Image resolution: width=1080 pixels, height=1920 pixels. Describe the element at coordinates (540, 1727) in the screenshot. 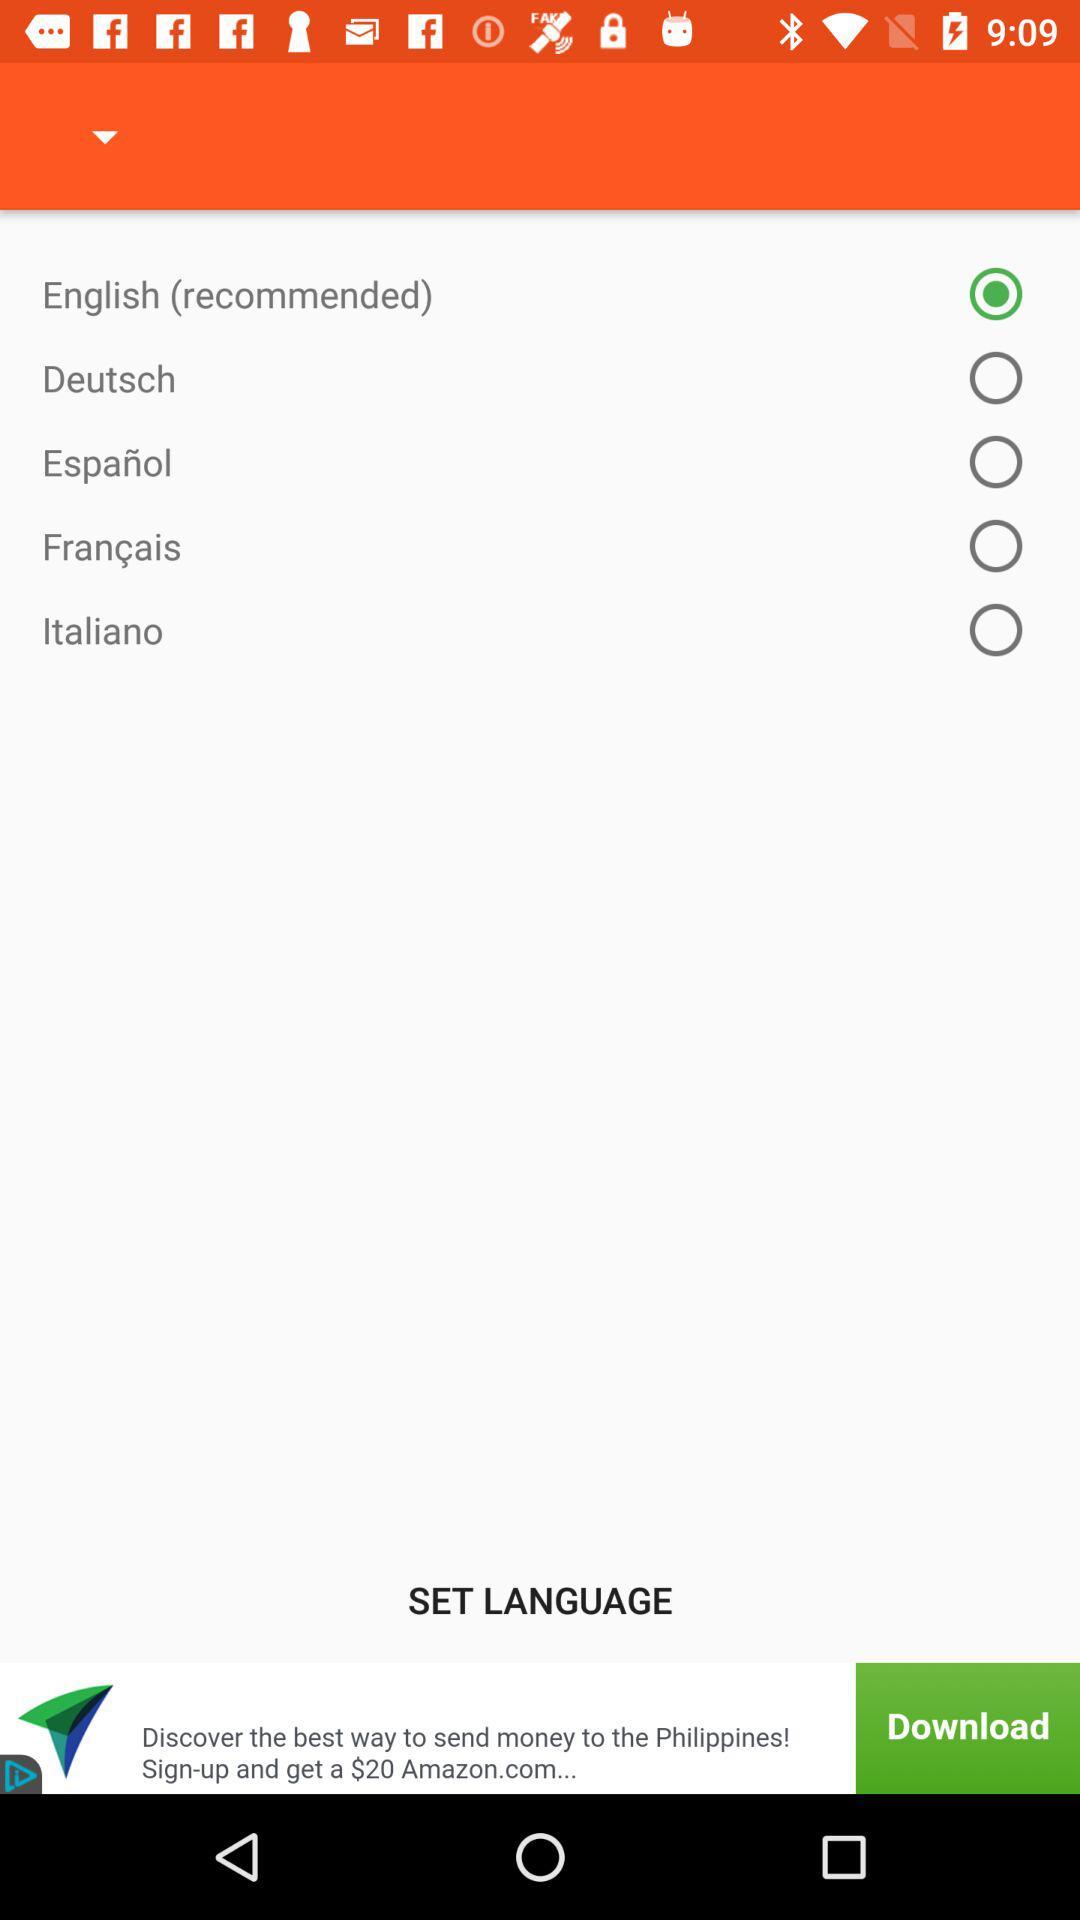

I see `download advertisement` at that location.